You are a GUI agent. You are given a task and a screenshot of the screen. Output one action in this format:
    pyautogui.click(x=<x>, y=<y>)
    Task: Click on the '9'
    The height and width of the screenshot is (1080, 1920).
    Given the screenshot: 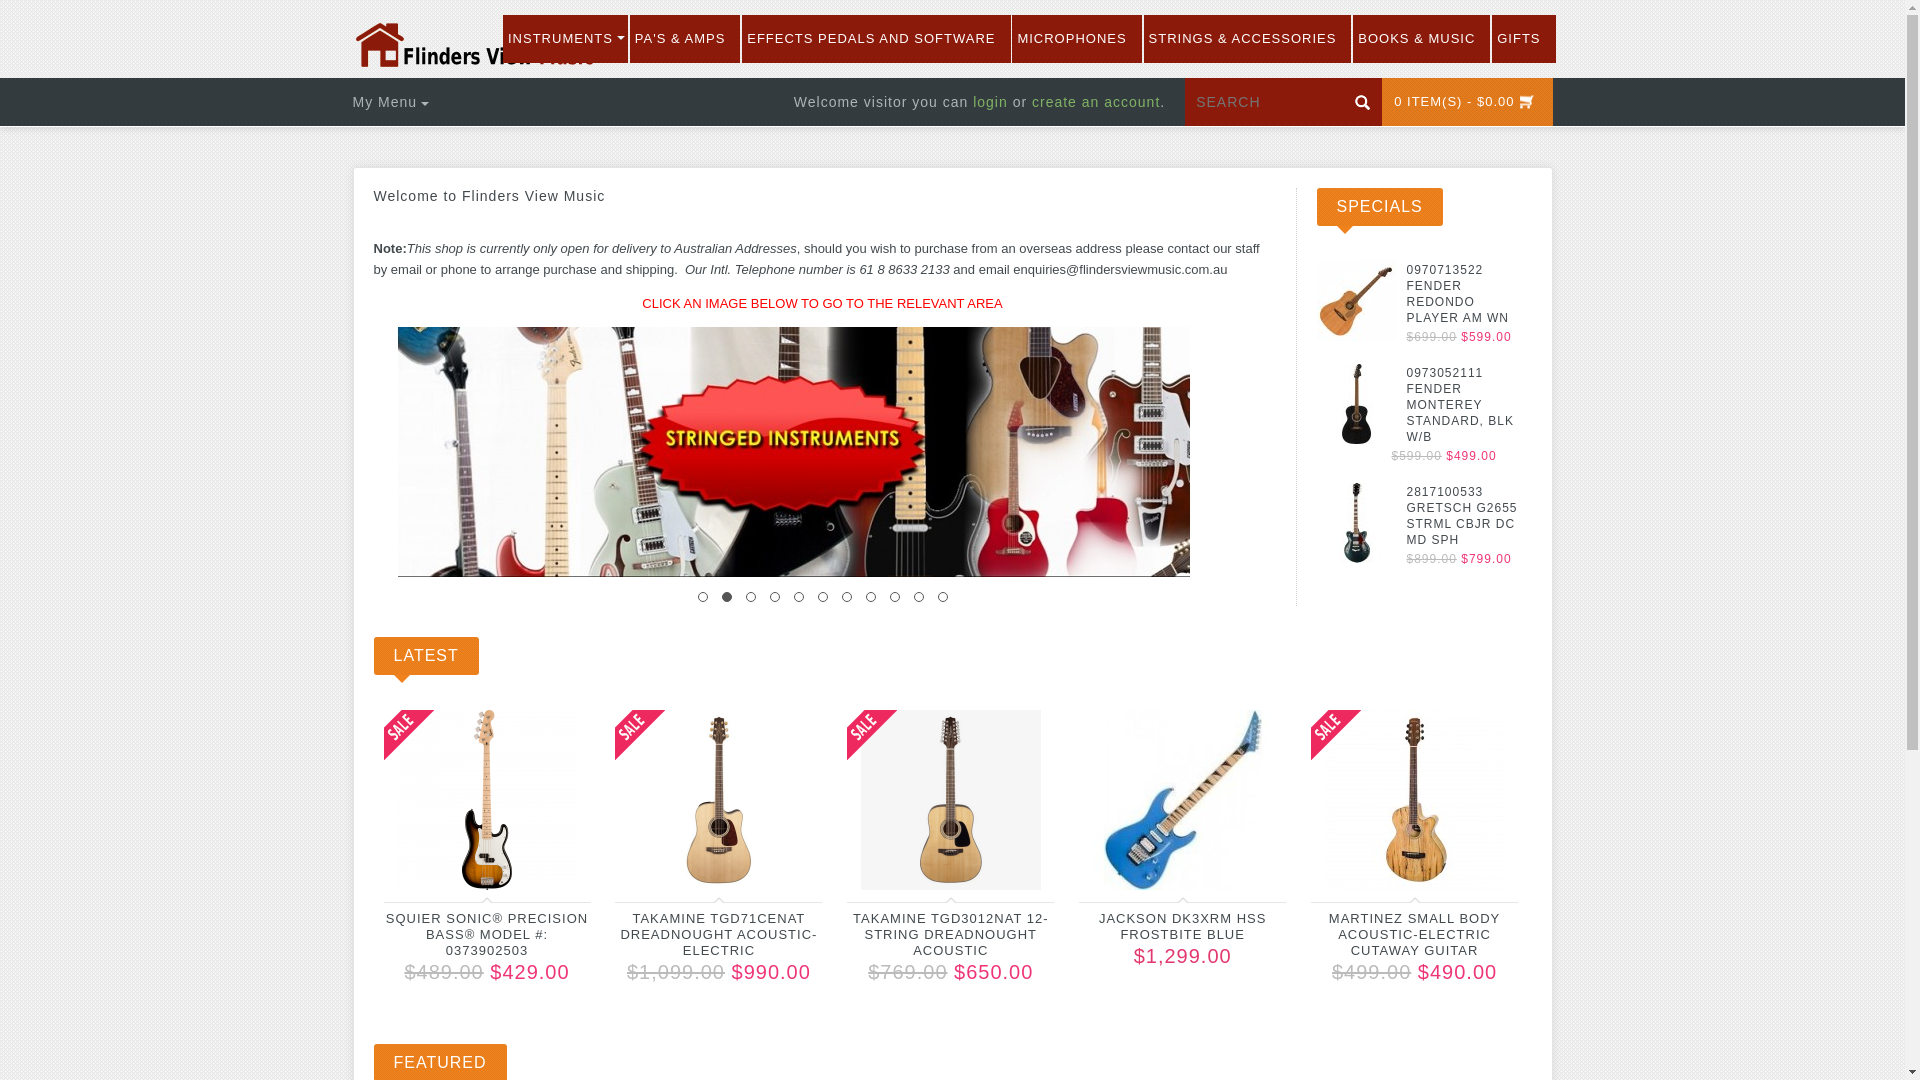 What is the action you would take?
    pyautogui.click(x=893, y=596)
    